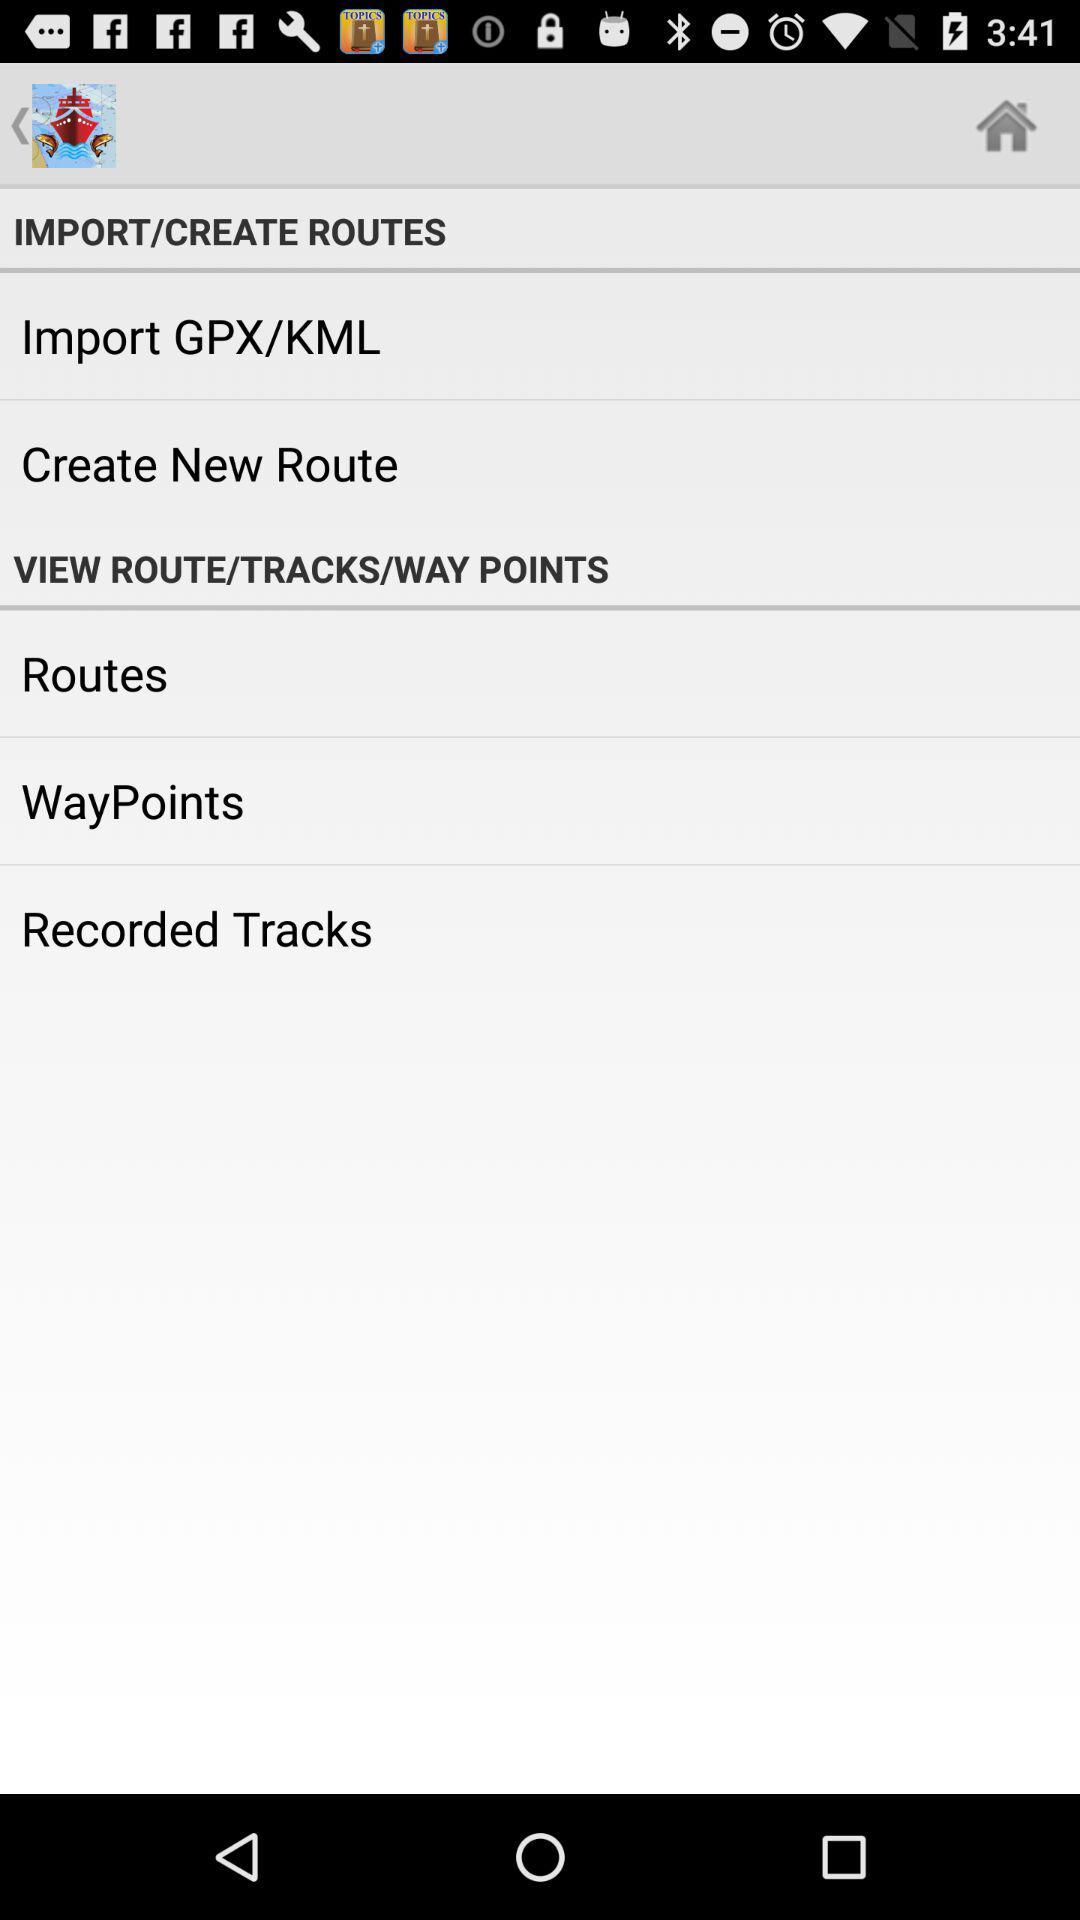 The height and width of the screenshot is (1920, 1080). Describe the element at coordinates (540, 801) in the screenshot. I see `icon below the routes` at that location.